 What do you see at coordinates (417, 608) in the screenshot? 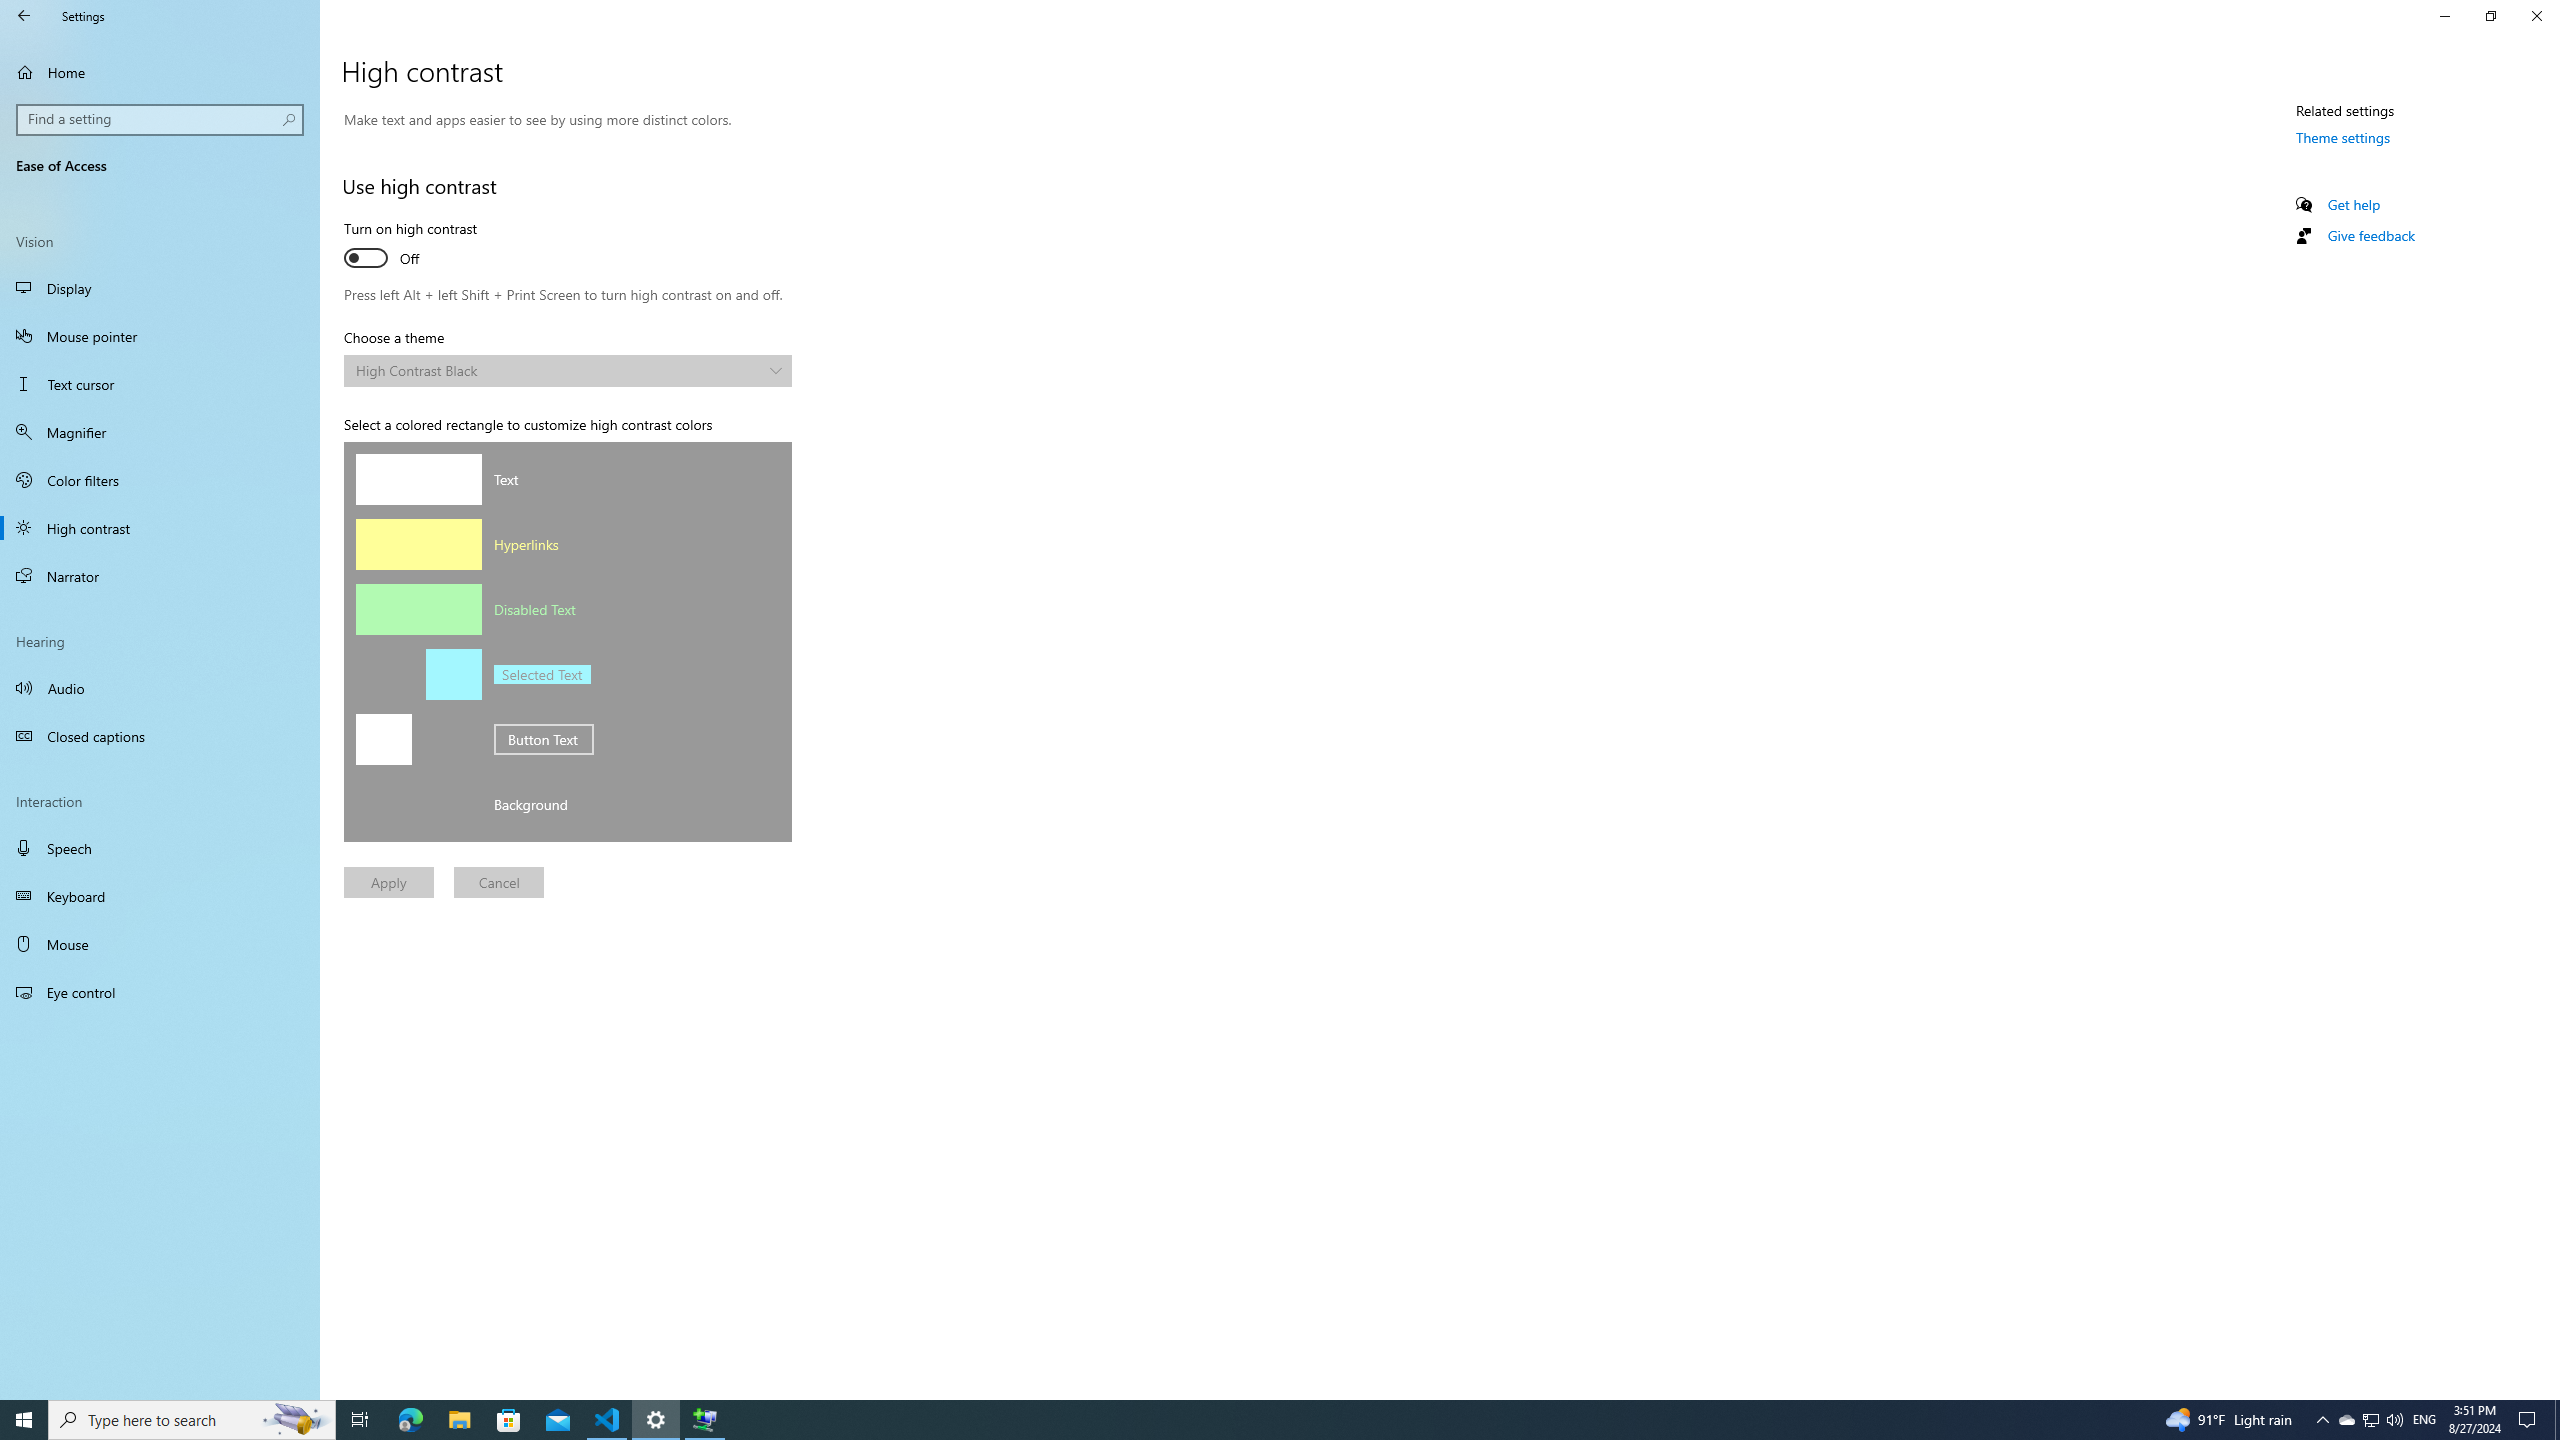
I see `'Disabled text color'` at bounding box center [417, 608].